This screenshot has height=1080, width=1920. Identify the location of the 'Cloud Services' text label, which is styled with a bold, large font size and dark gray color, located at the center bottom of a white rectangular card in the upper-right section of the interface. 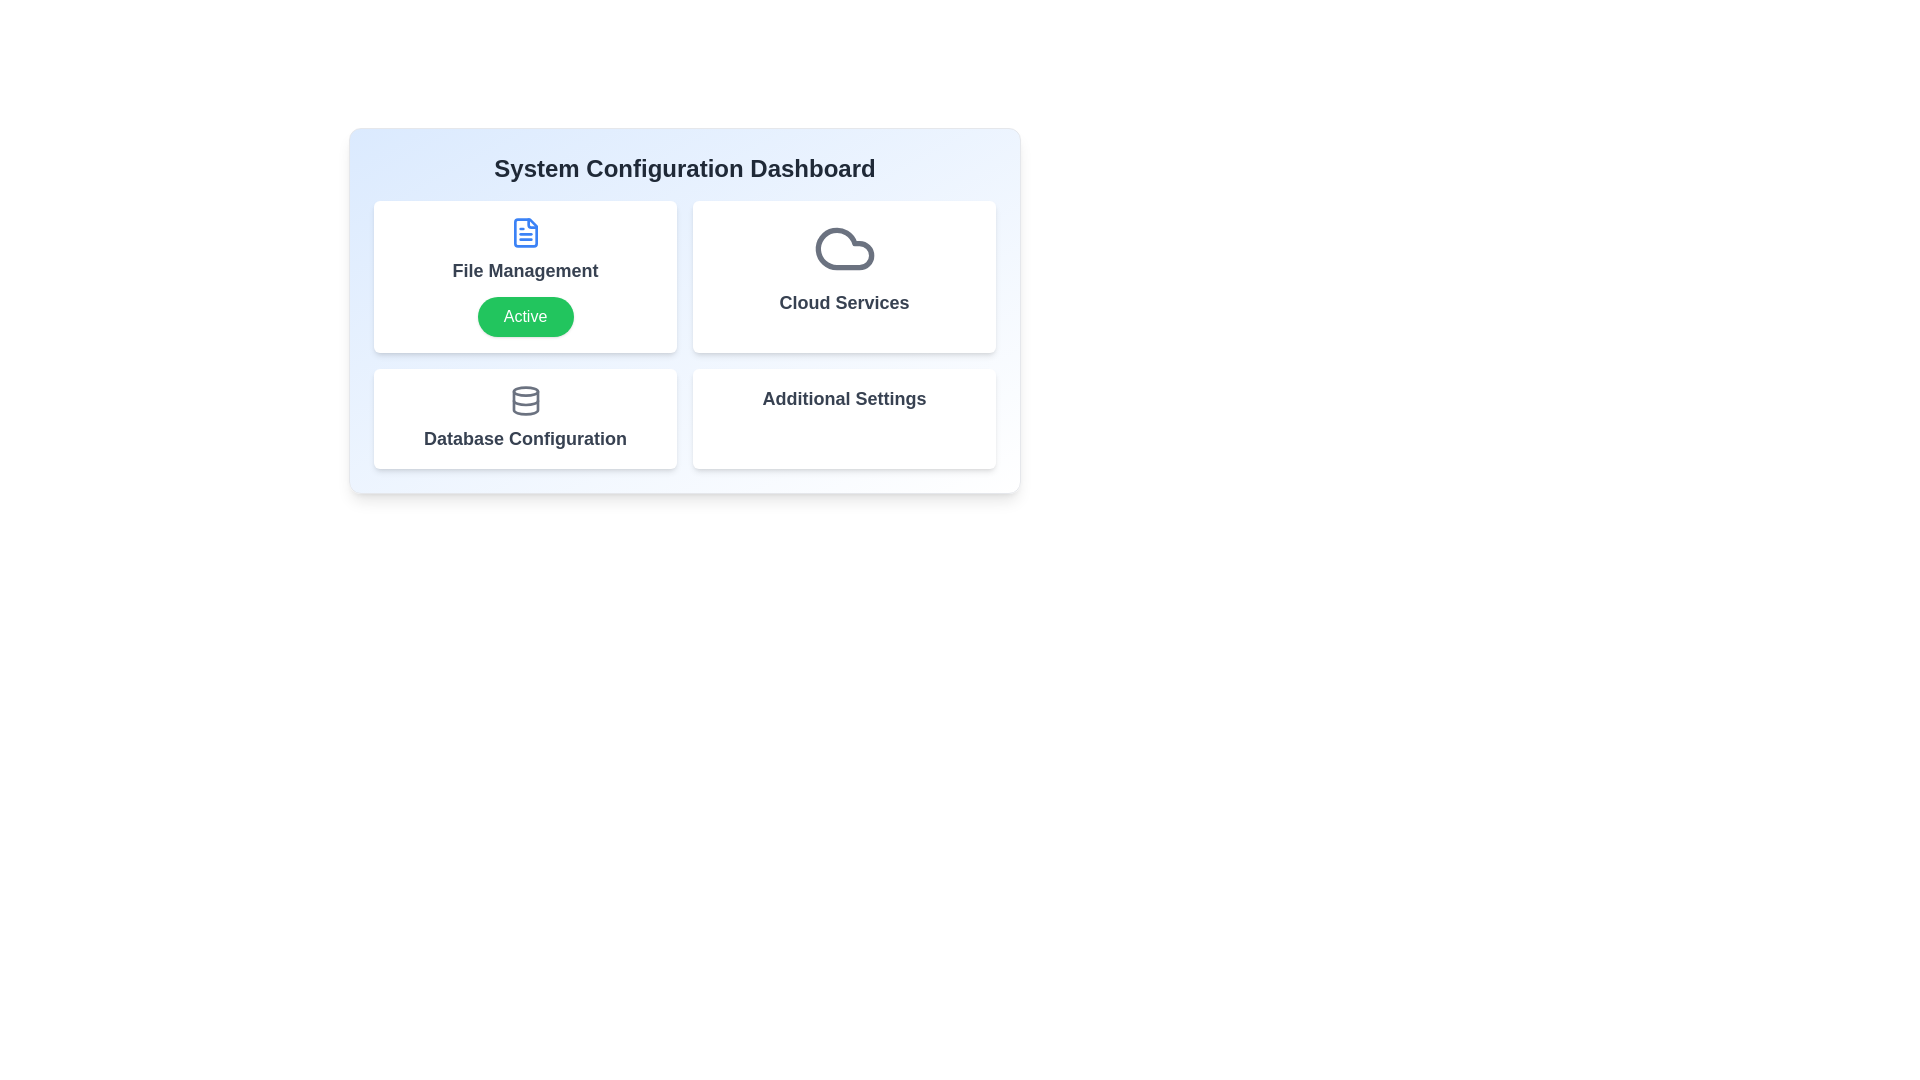
(844, 303).